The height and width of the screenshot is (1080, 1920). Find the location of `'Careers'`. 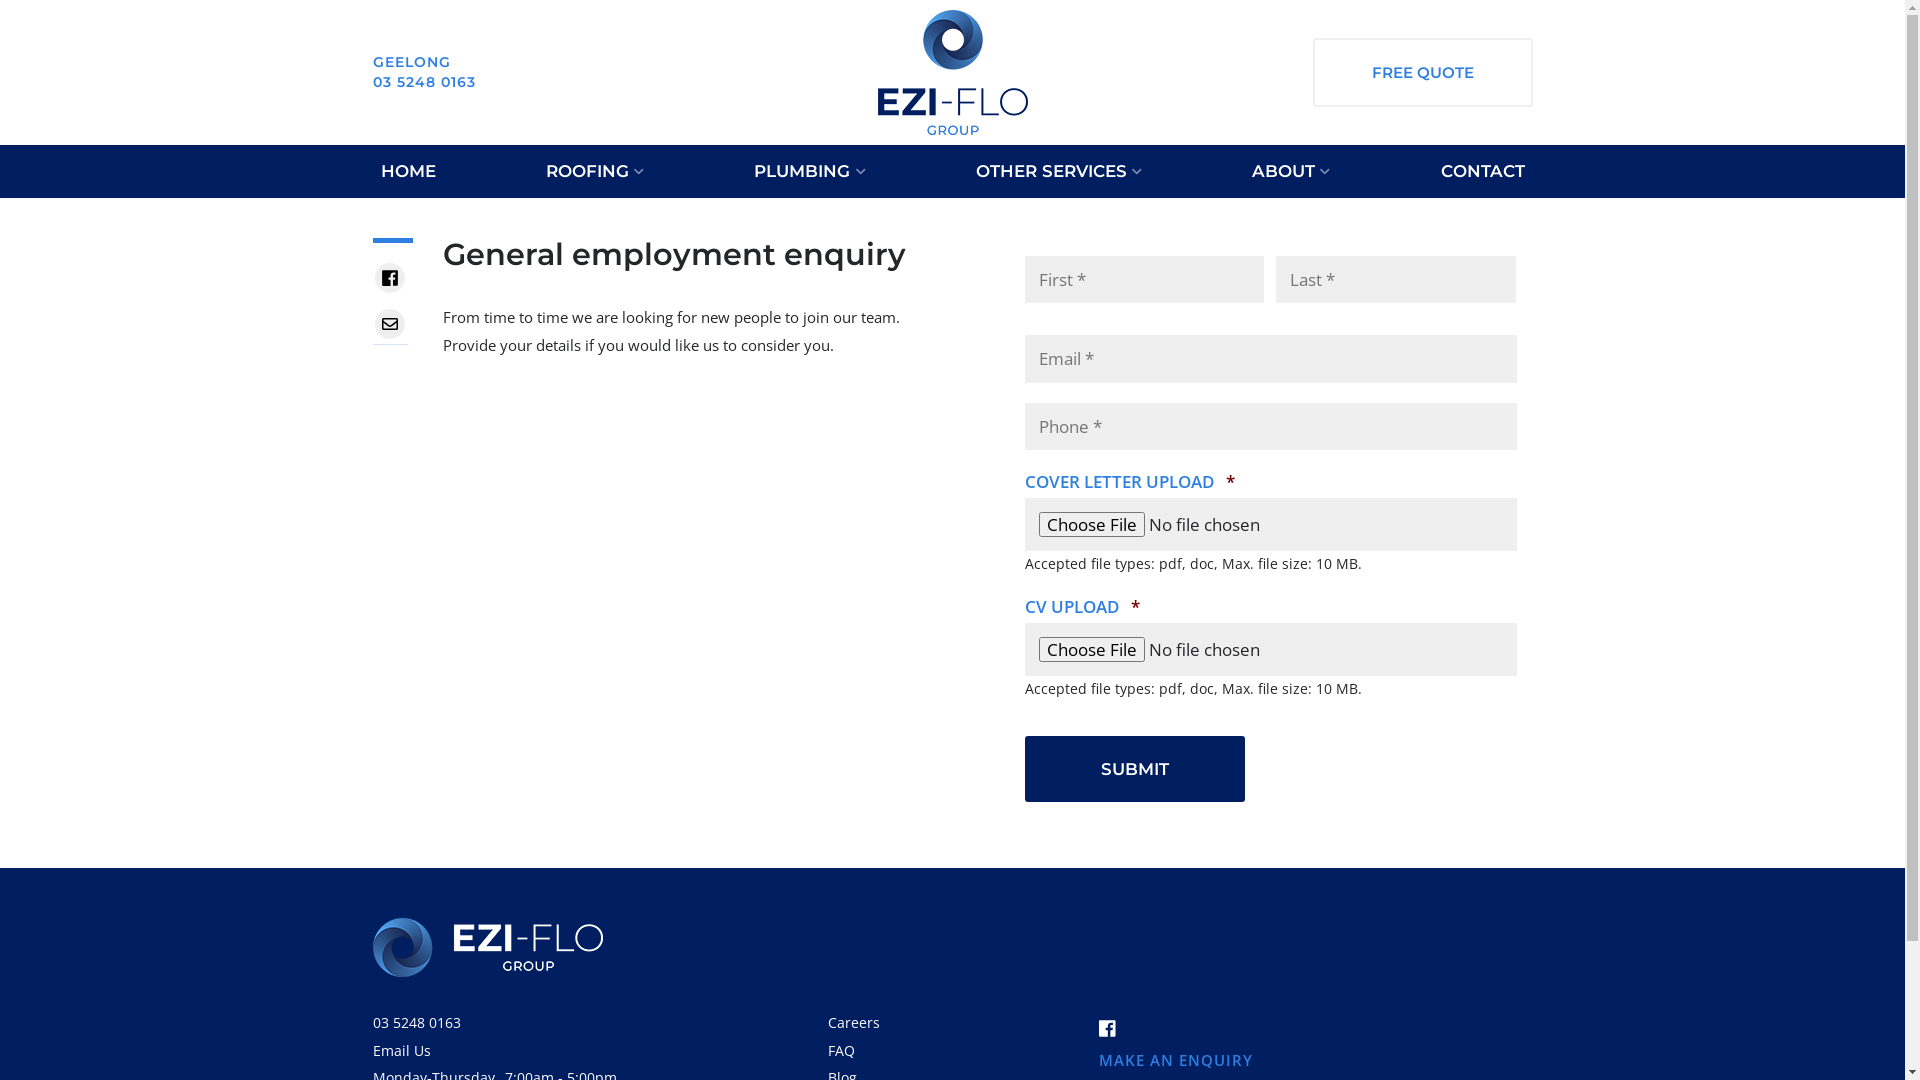

'Careers' is located at coordinates (854, 1022).